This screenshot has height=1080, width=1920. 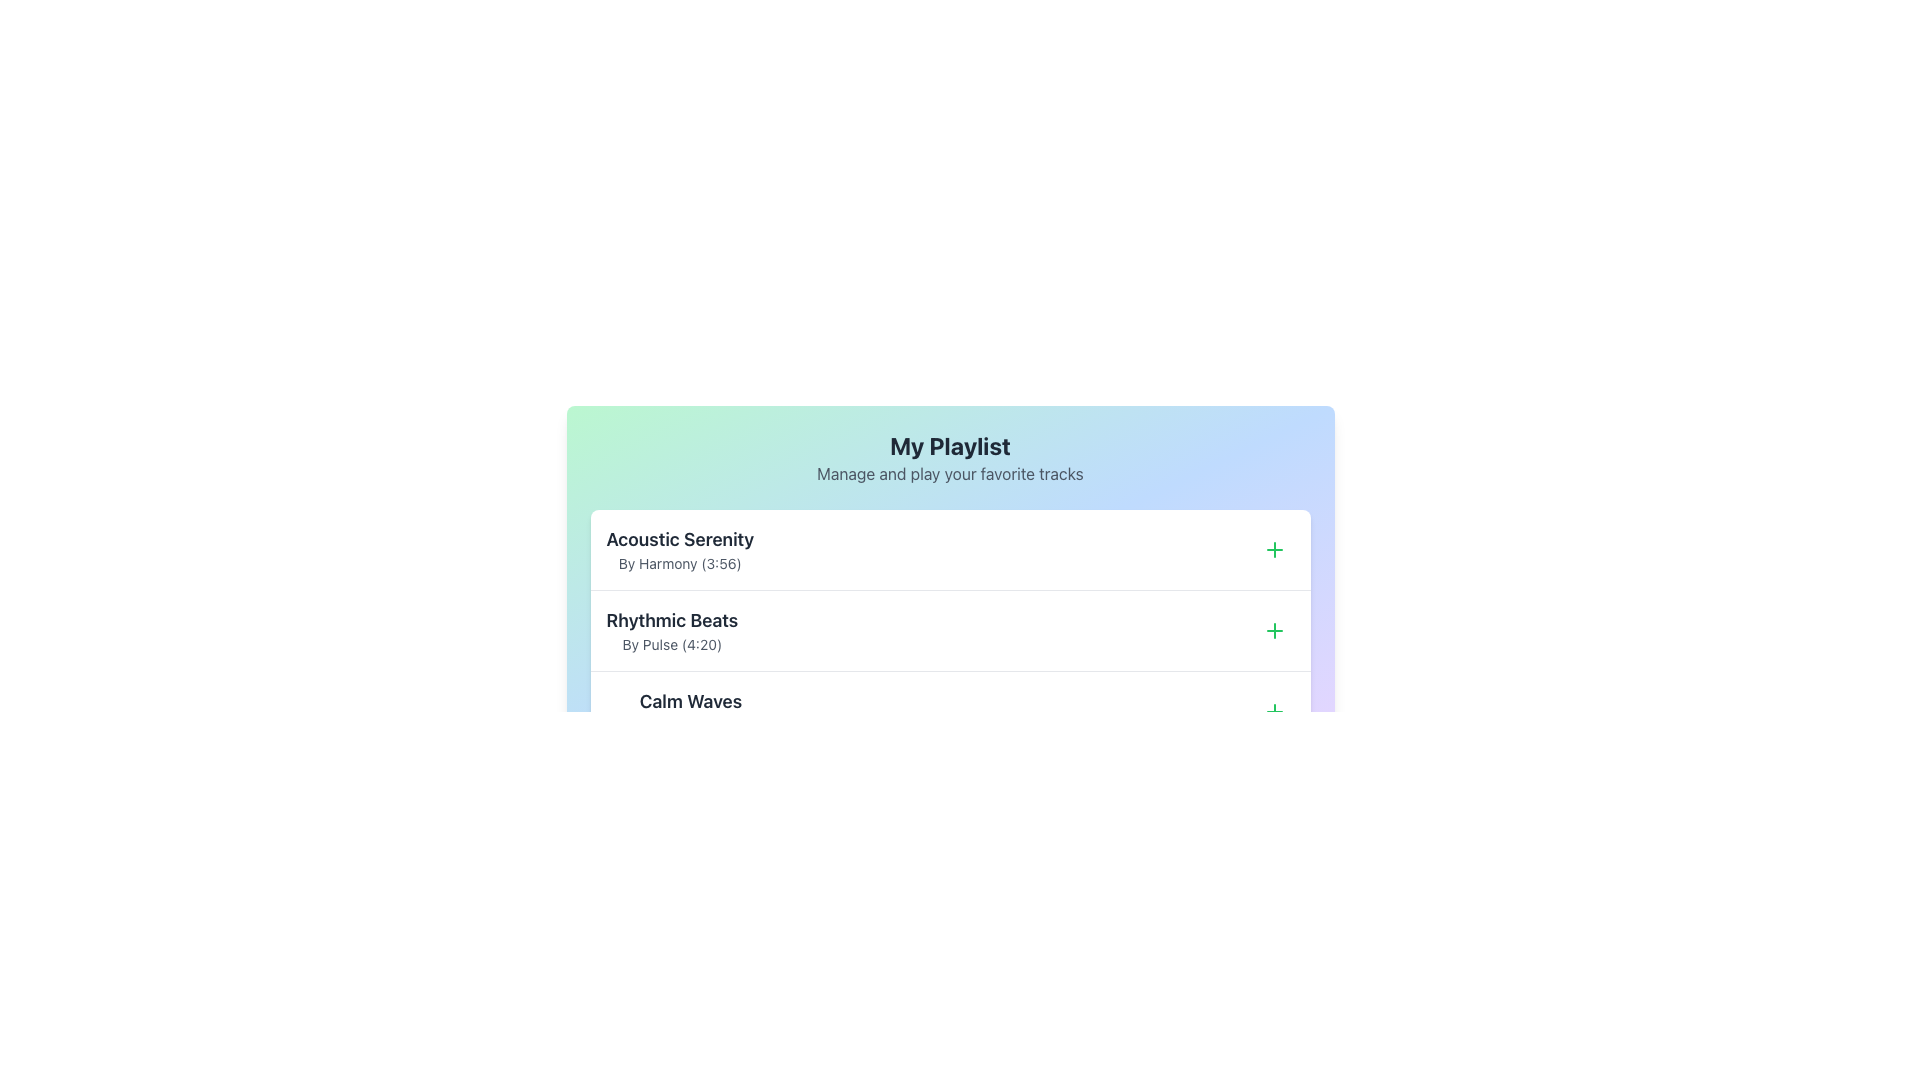 What do you see at coordinates (949, 445) in the screenshot?
I see `the bold text header element labeled 'My Playlist', which is centrally aligned at the top of the interface and displayed against a gradient background` at bounding box center [949, 445].